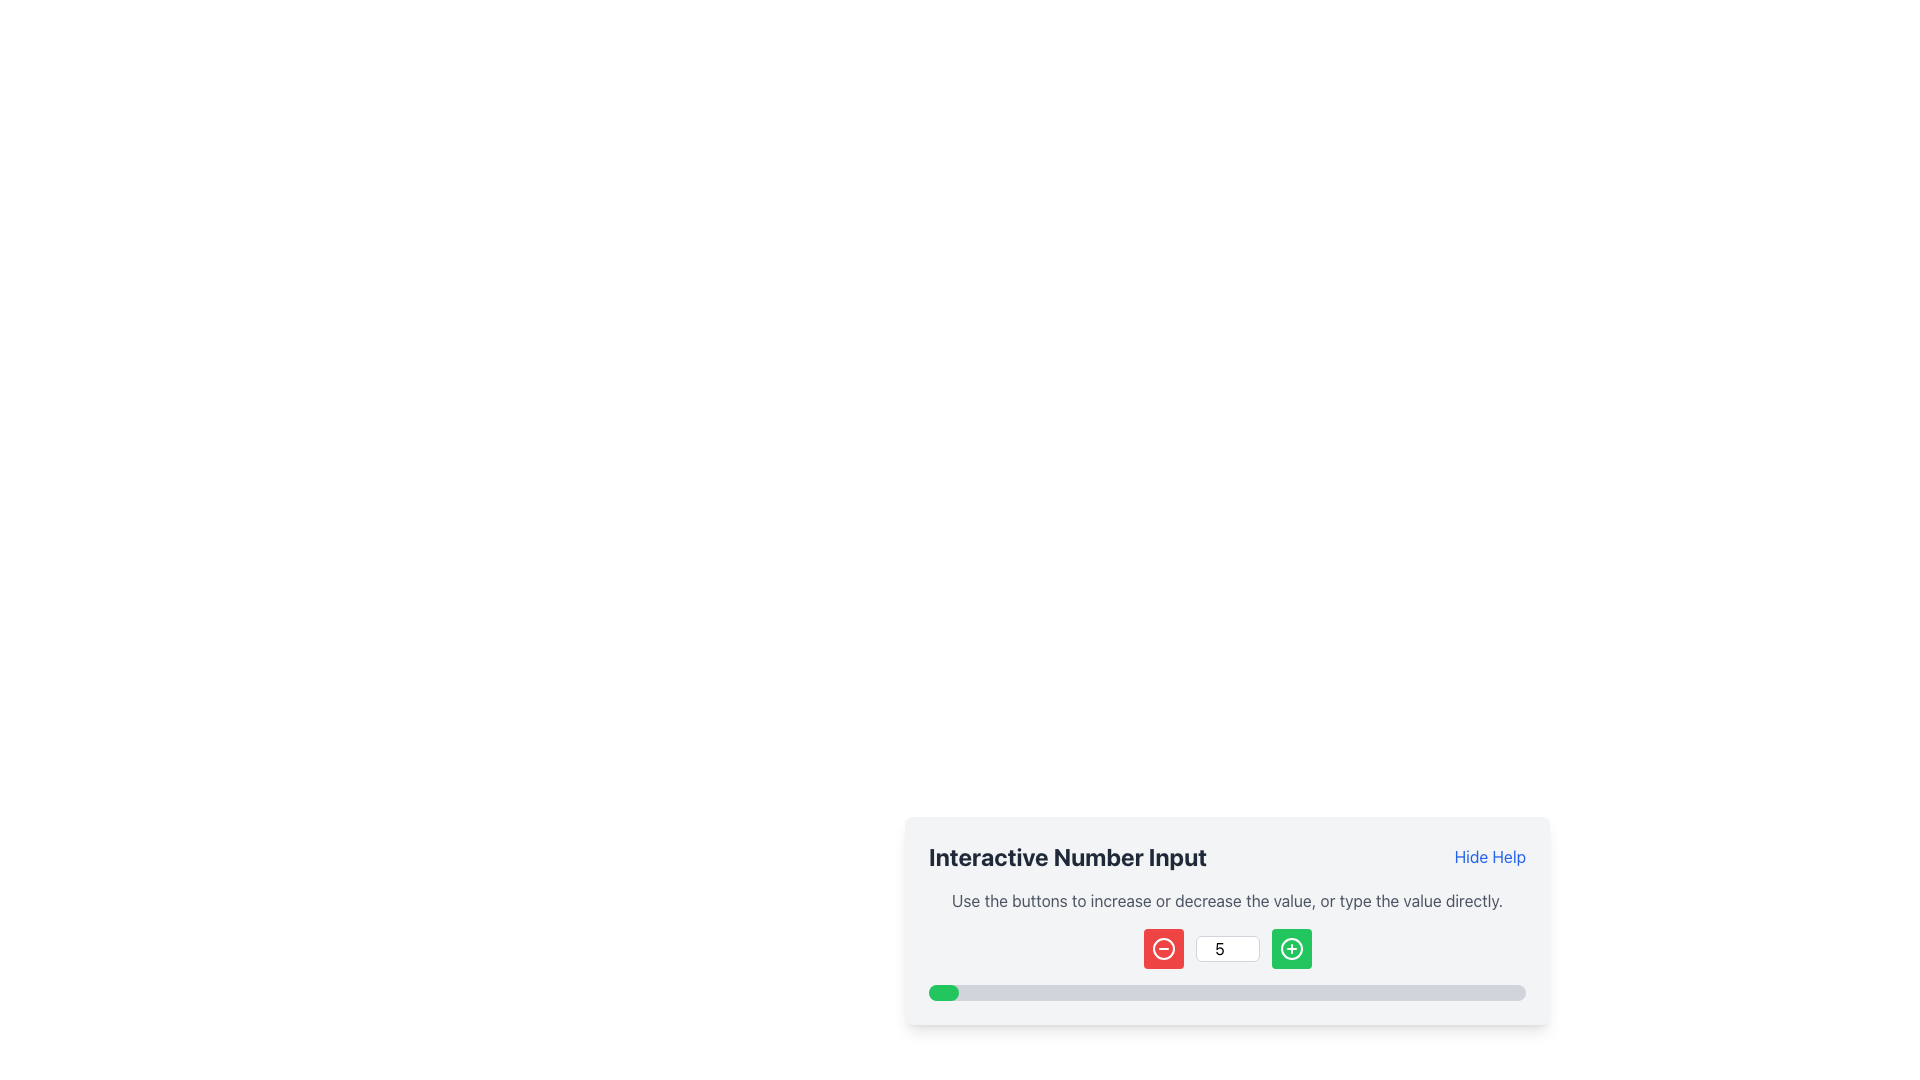 The image size is (1920, 1080). Describe the element at coordinates (1163, 947) in the screenshot. I see `the button that decreases the adjacent numeric value, positioned left of the numeric input box and within a group of three interactive components` at that location.